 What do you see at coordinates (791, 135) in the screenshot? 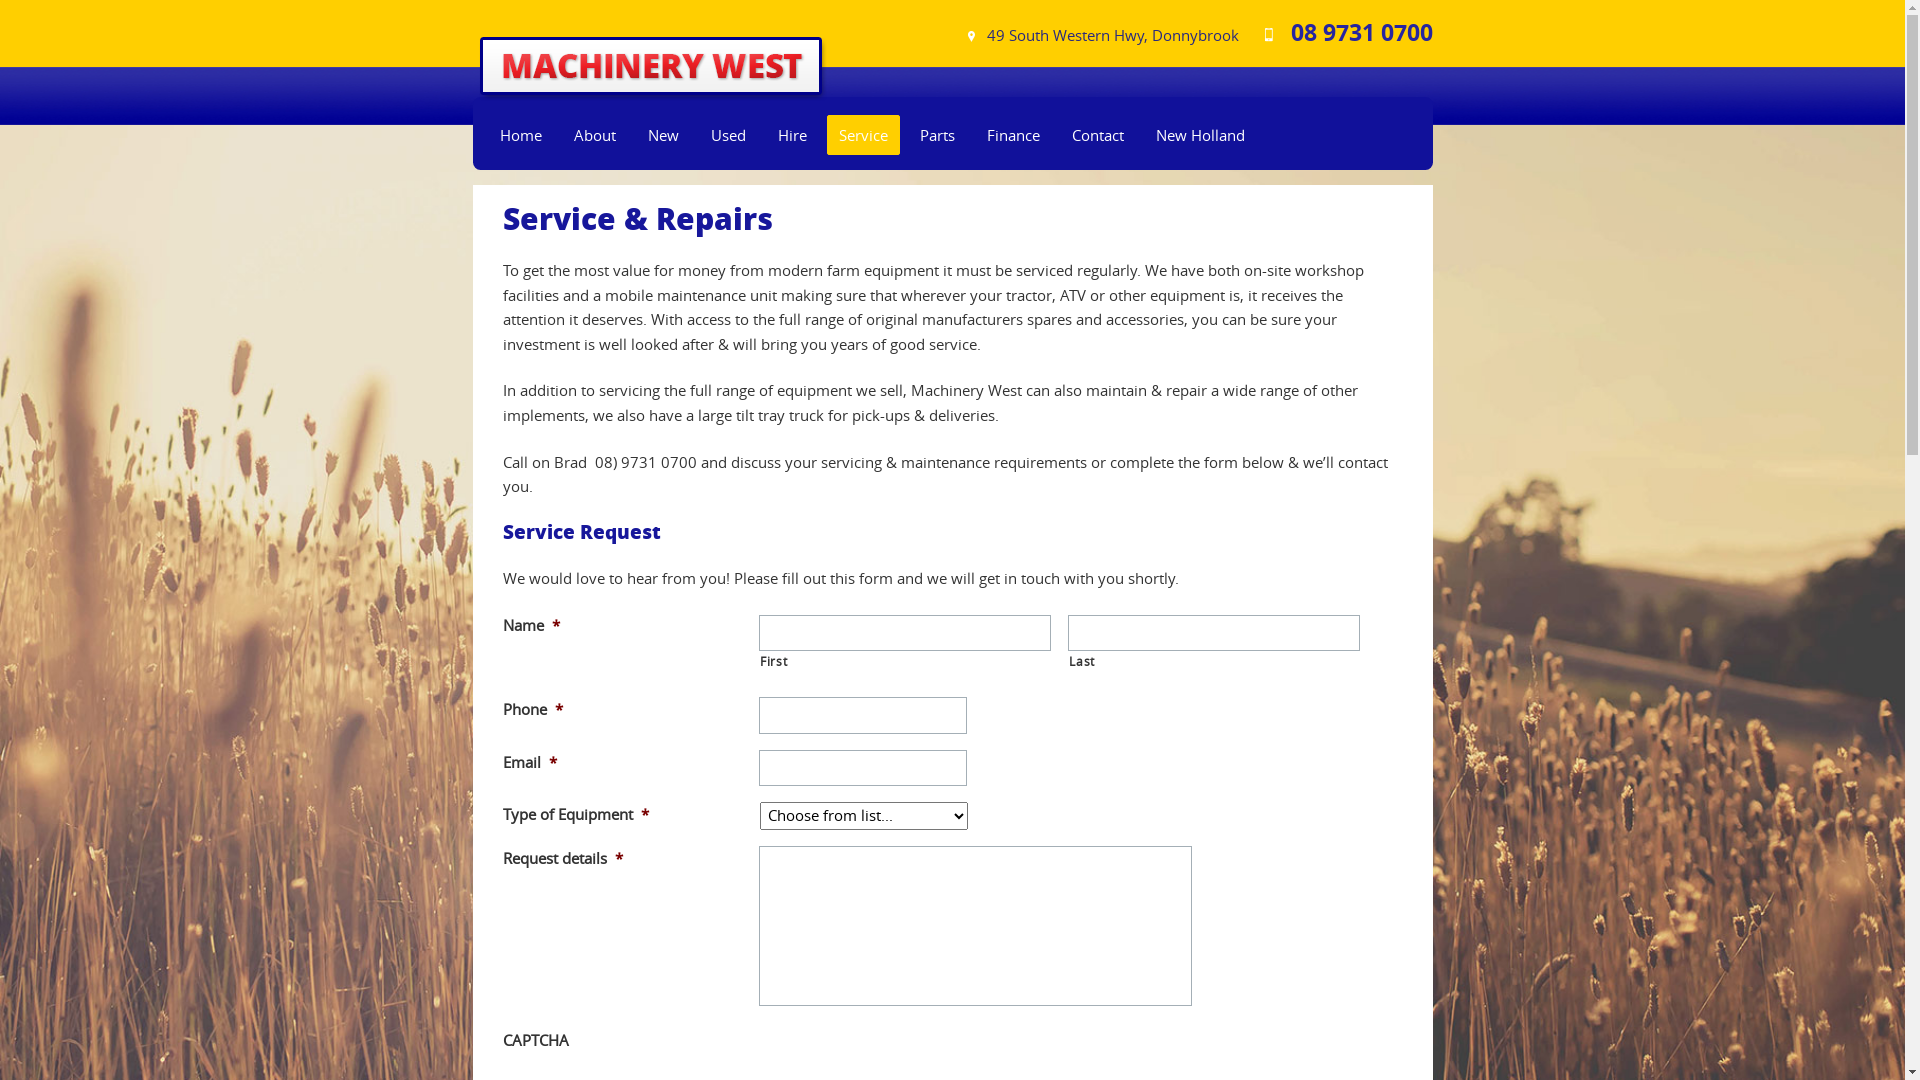
I see `'Hire'` at bounding box center [791, 135].